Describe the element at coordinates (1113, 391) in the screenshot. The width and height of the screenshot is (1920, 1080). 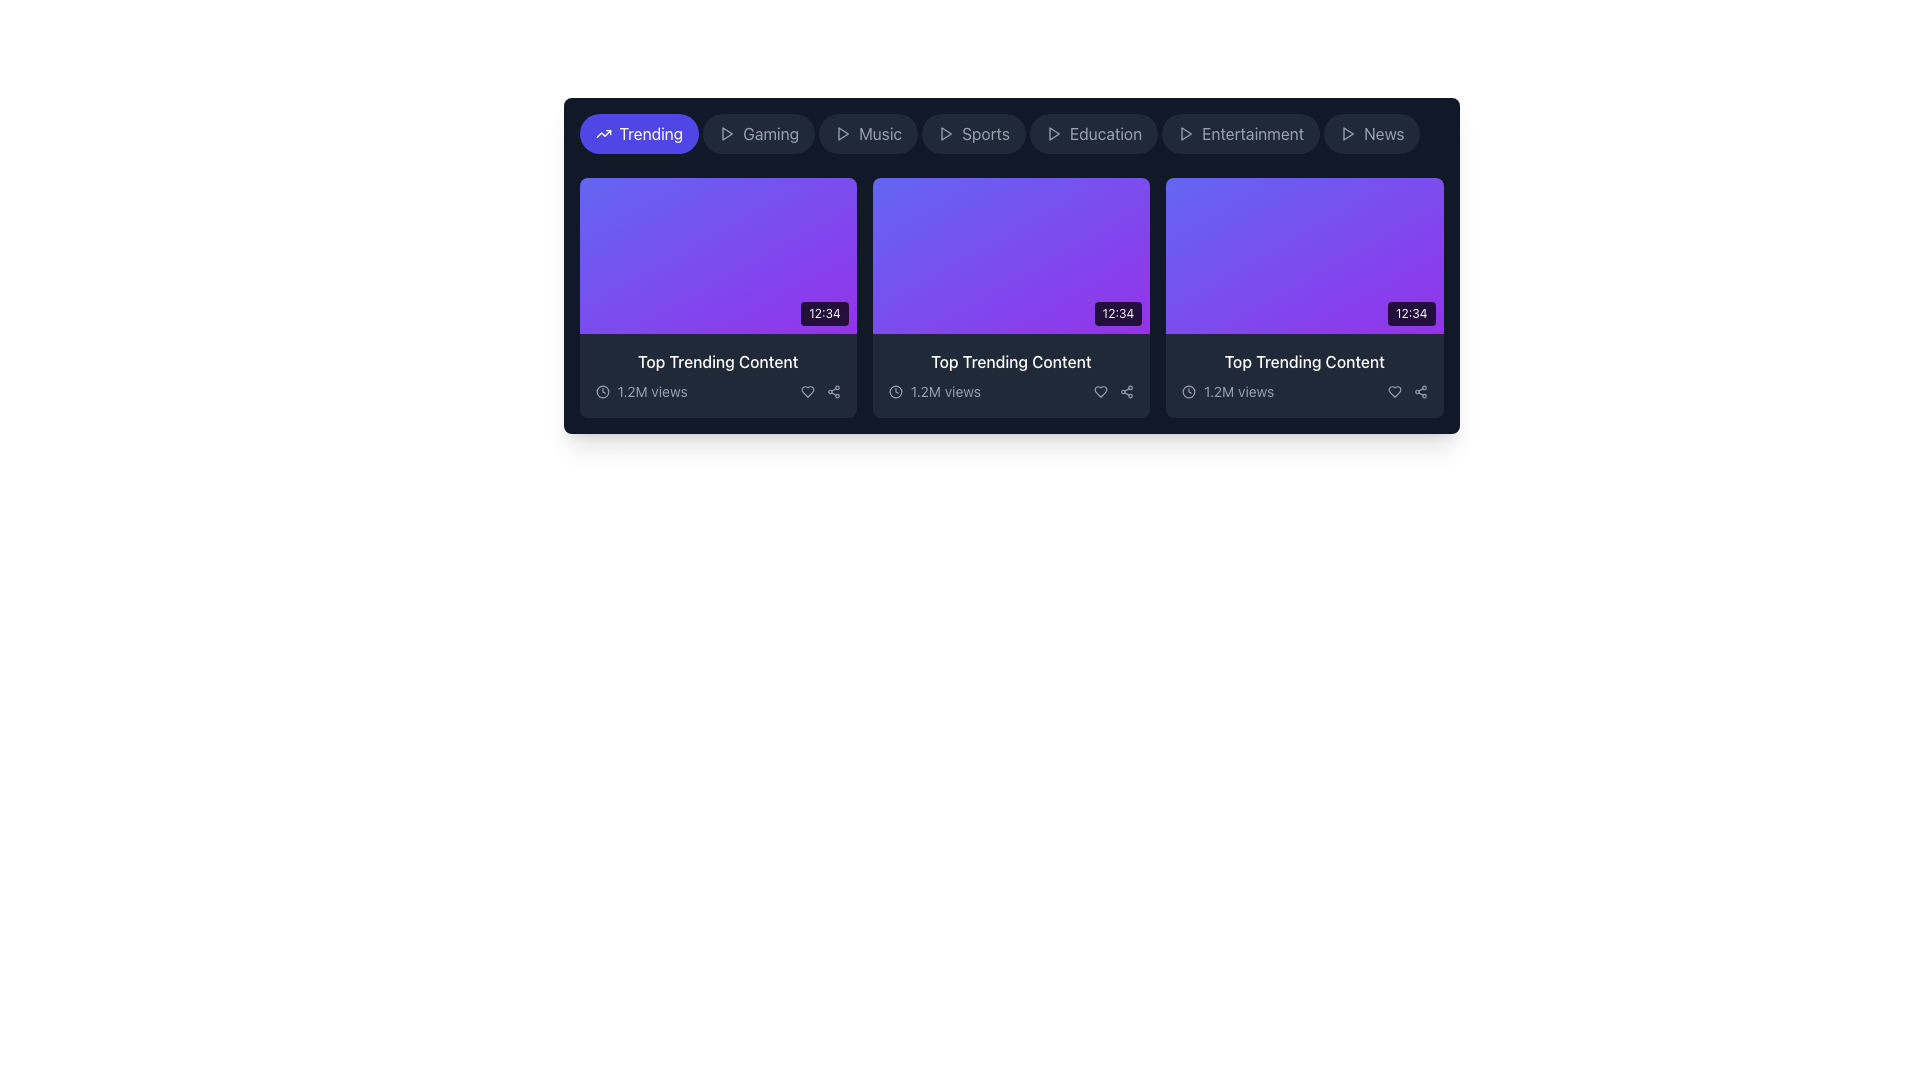
I see `the heart icon in the bottom-right corner of the middle card to like the content` at that location.